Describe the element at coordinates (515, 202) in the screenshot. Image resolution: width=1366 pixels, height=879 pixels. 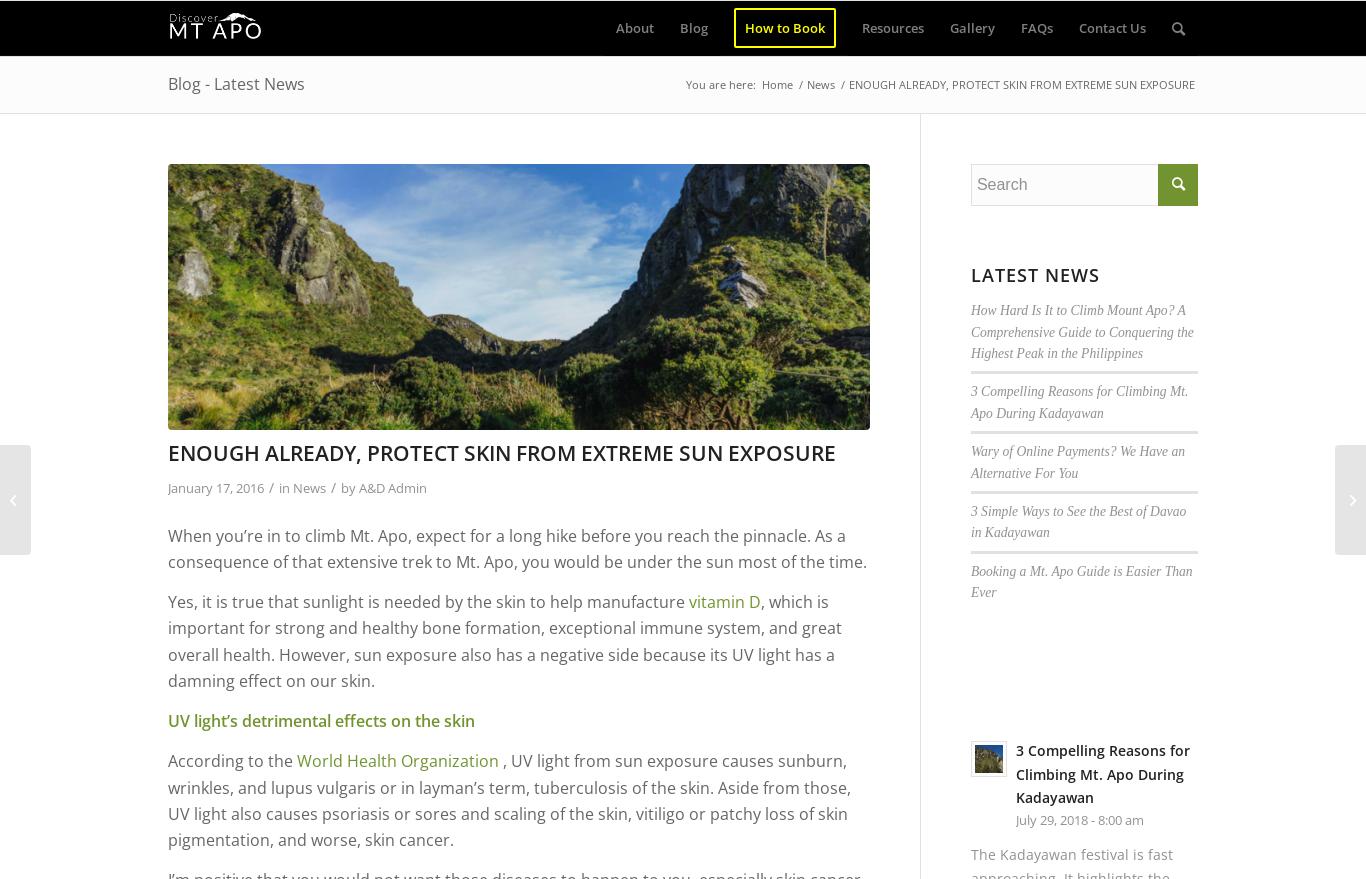
I see `'http://discovermtapo.com/wp-content/uploads/2015/12/Discover-Mt-Apo.png'` at that location.